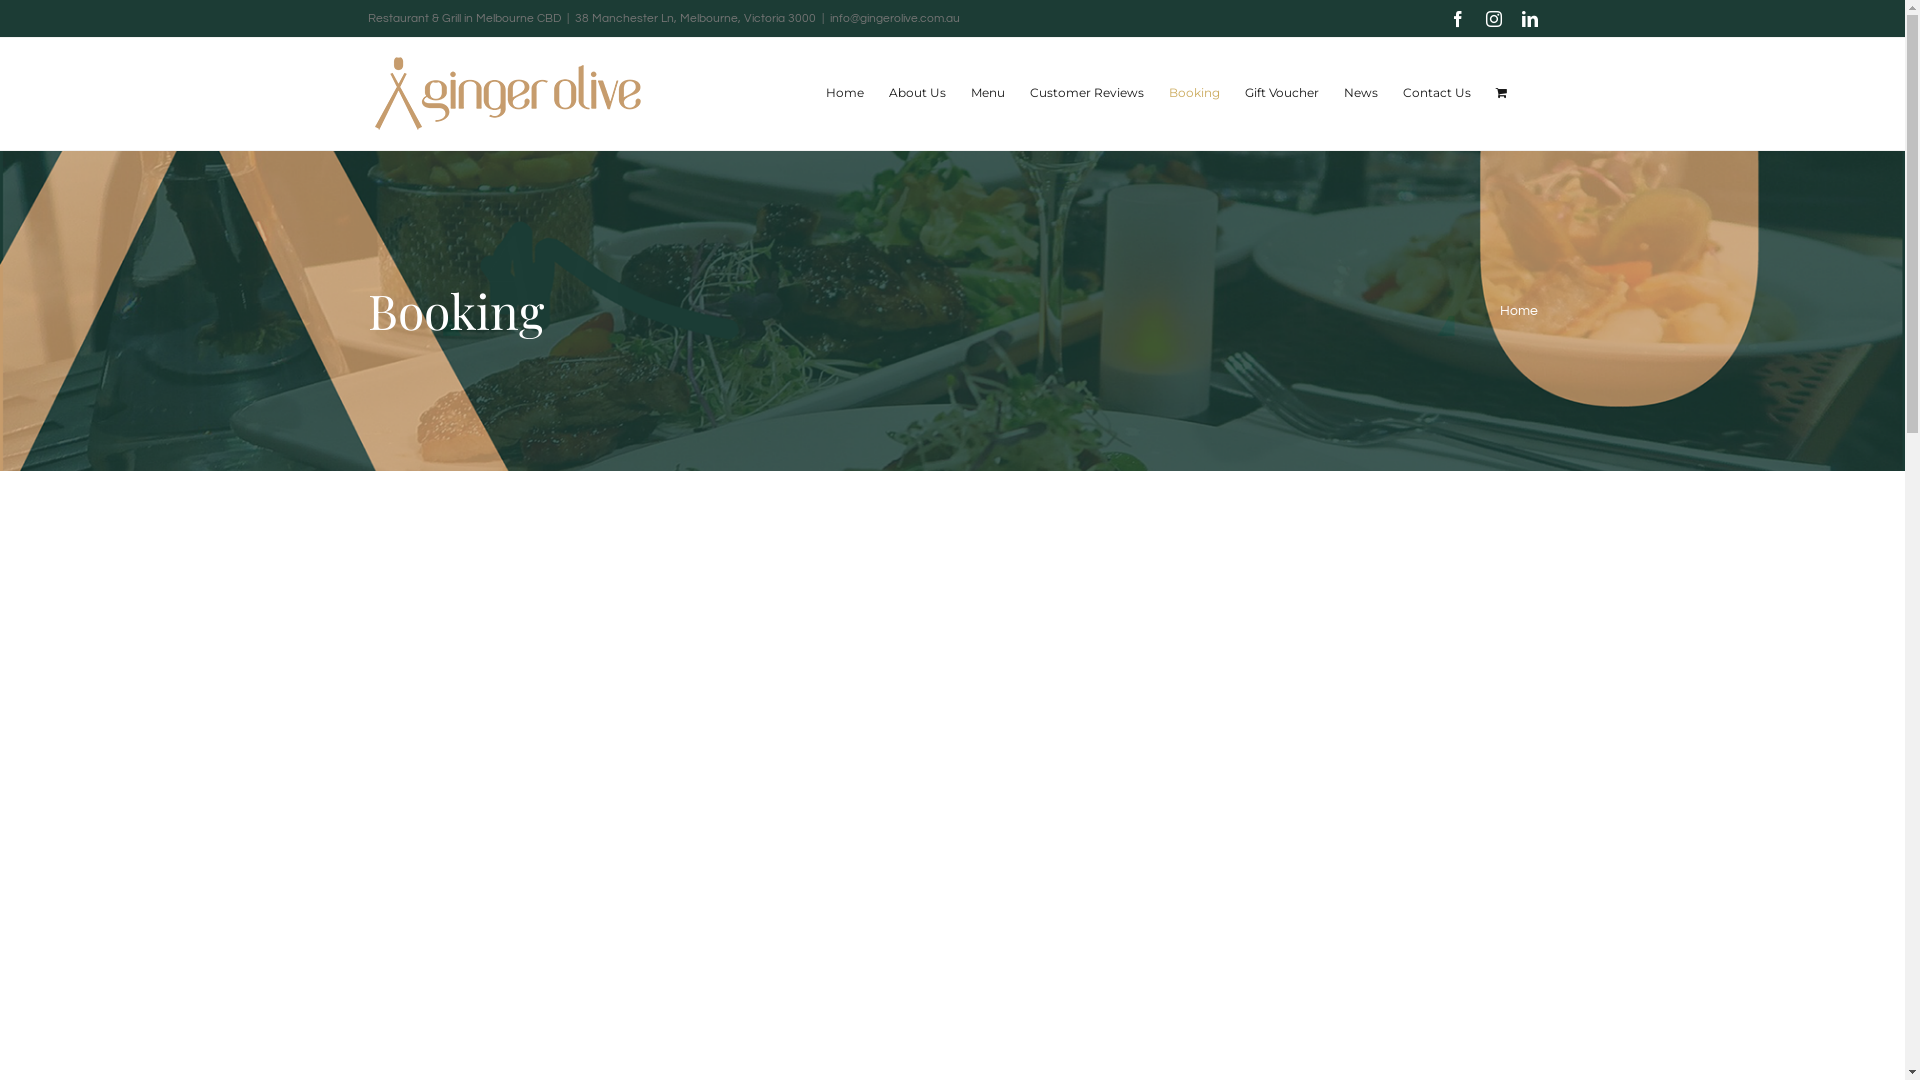  I want to click on 'Booking', so click(1193, 92).